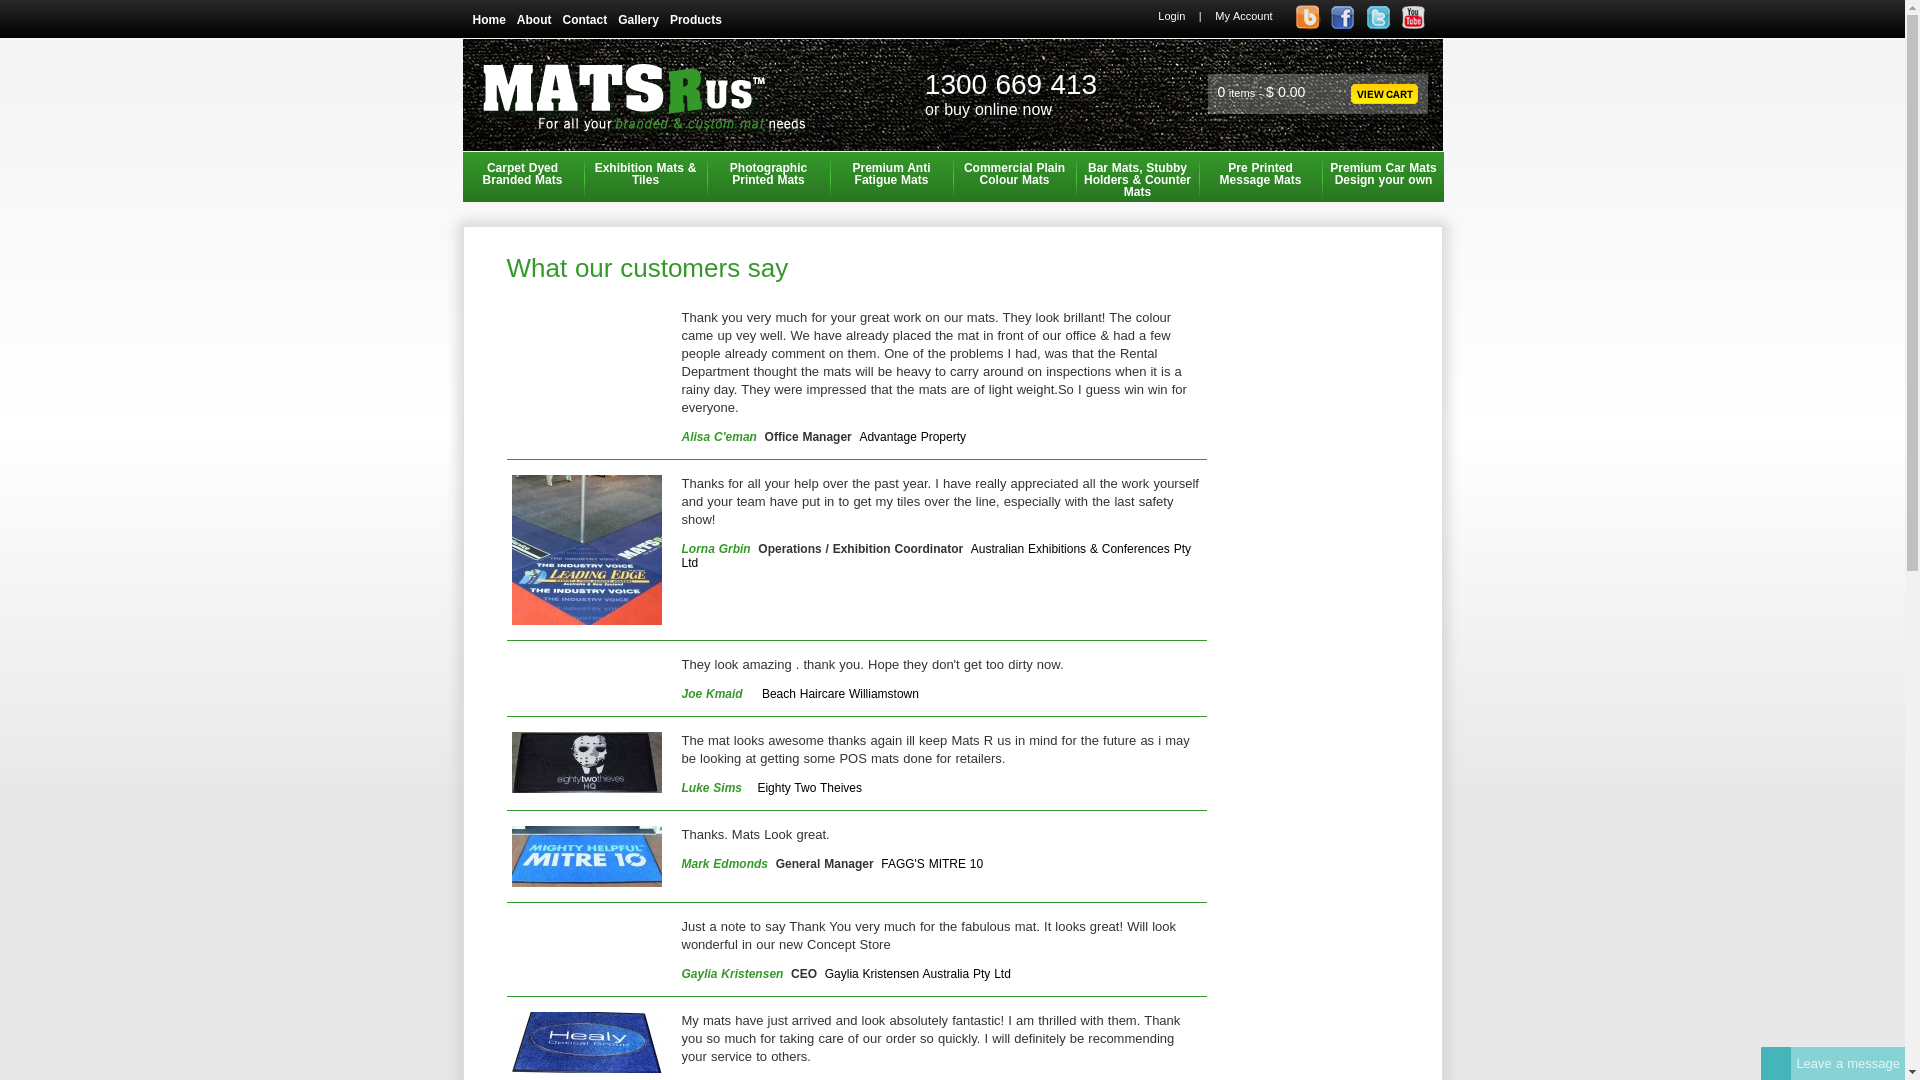 This screenshot has height=1080, width=1920. Describe the element at coordinates (522, 176) in the screenshot. I see `'Carpet Dyed Branded Mats'` at that location.